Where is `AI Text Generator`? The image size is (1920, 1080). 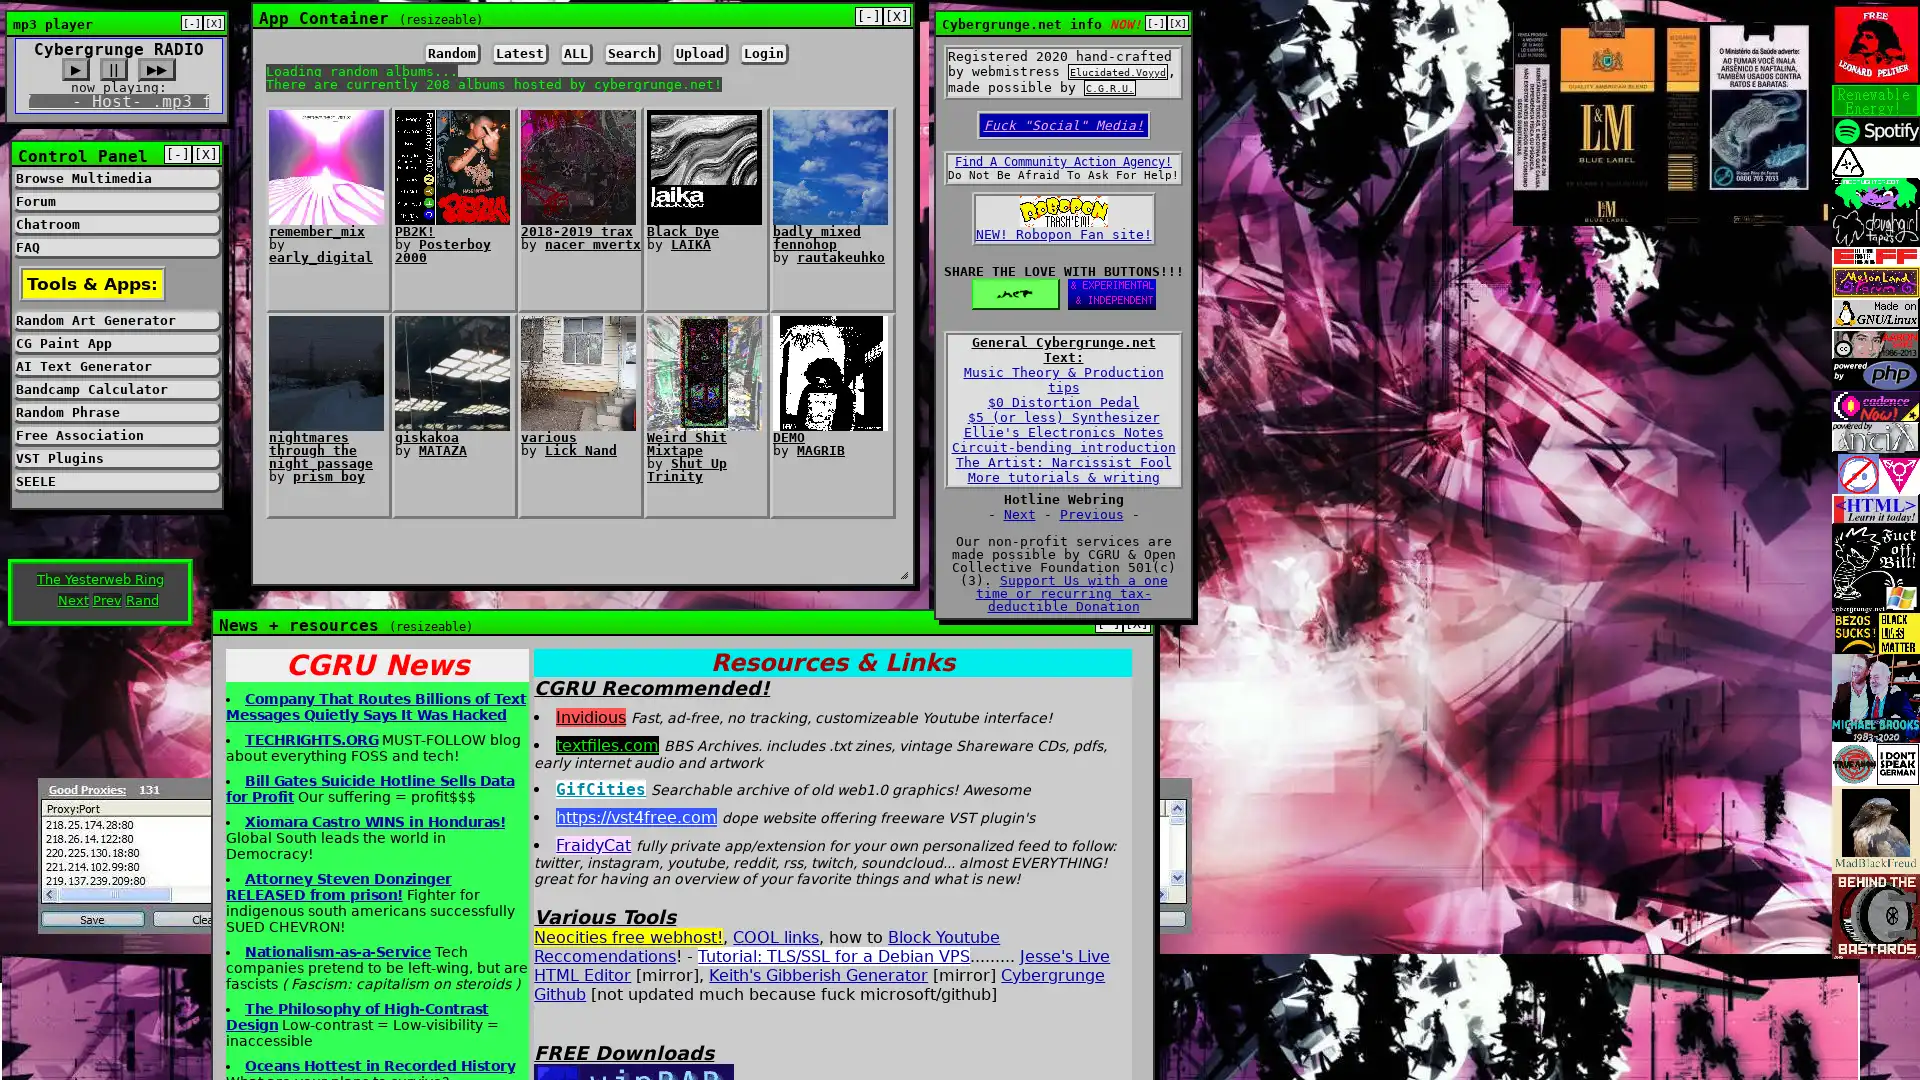
AI Text Generator is located at coordinates (115, 366).